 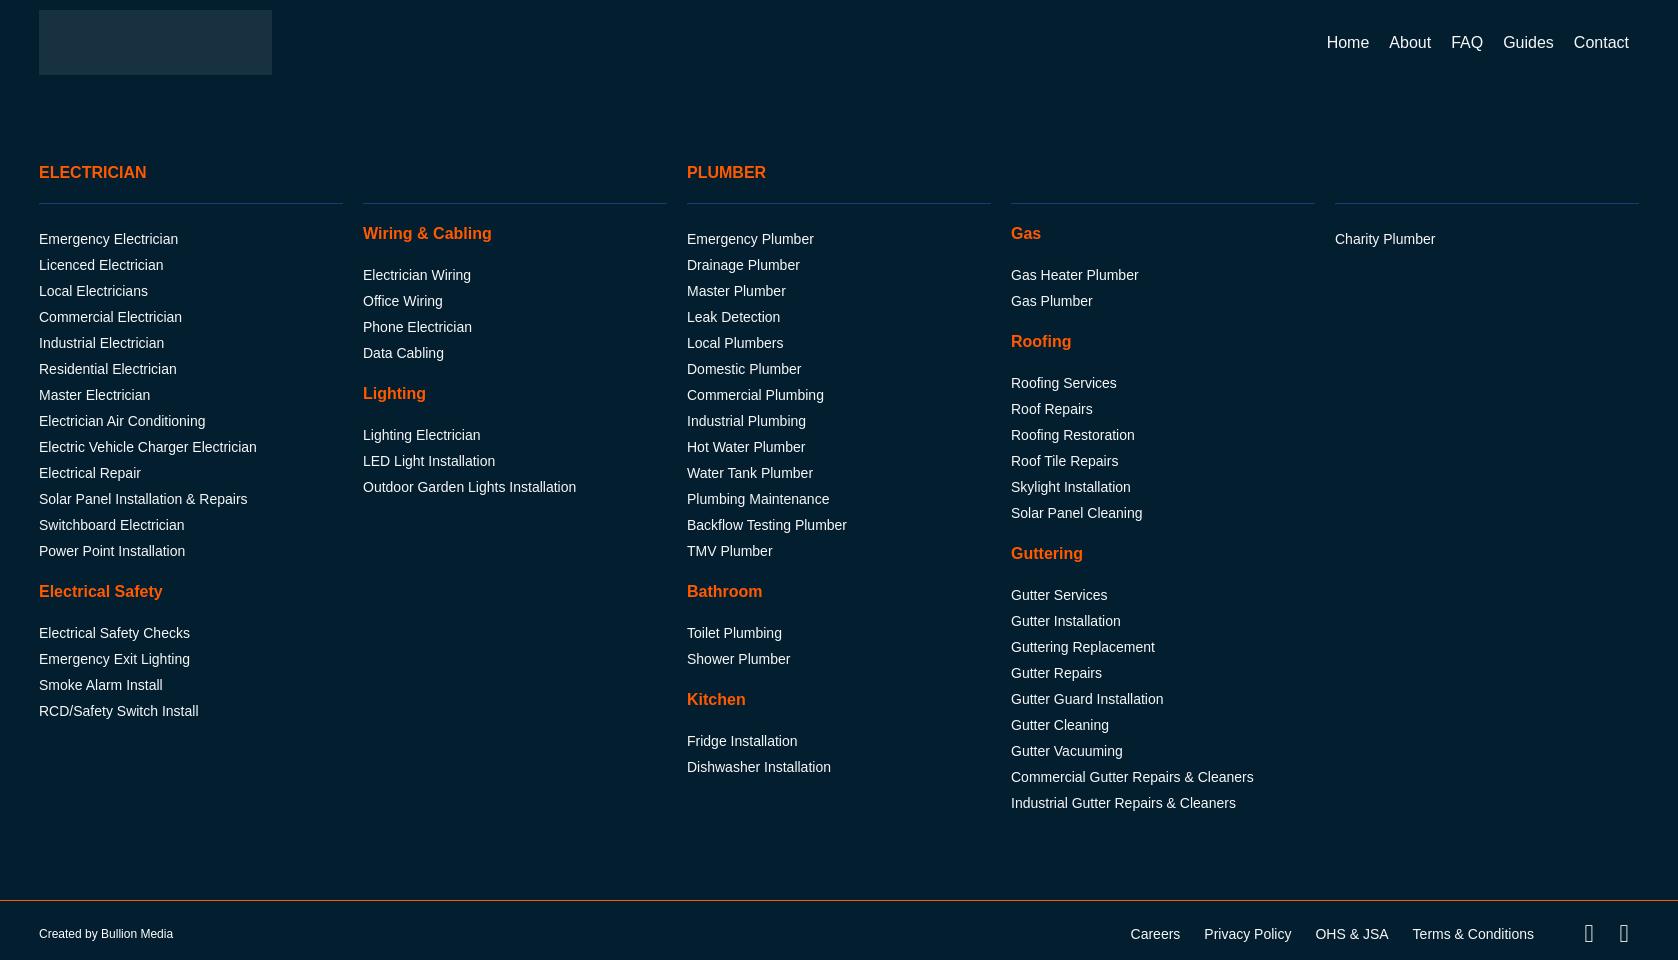 I want to click on 'Terms & Conditions', so click(x=1471, y=933).